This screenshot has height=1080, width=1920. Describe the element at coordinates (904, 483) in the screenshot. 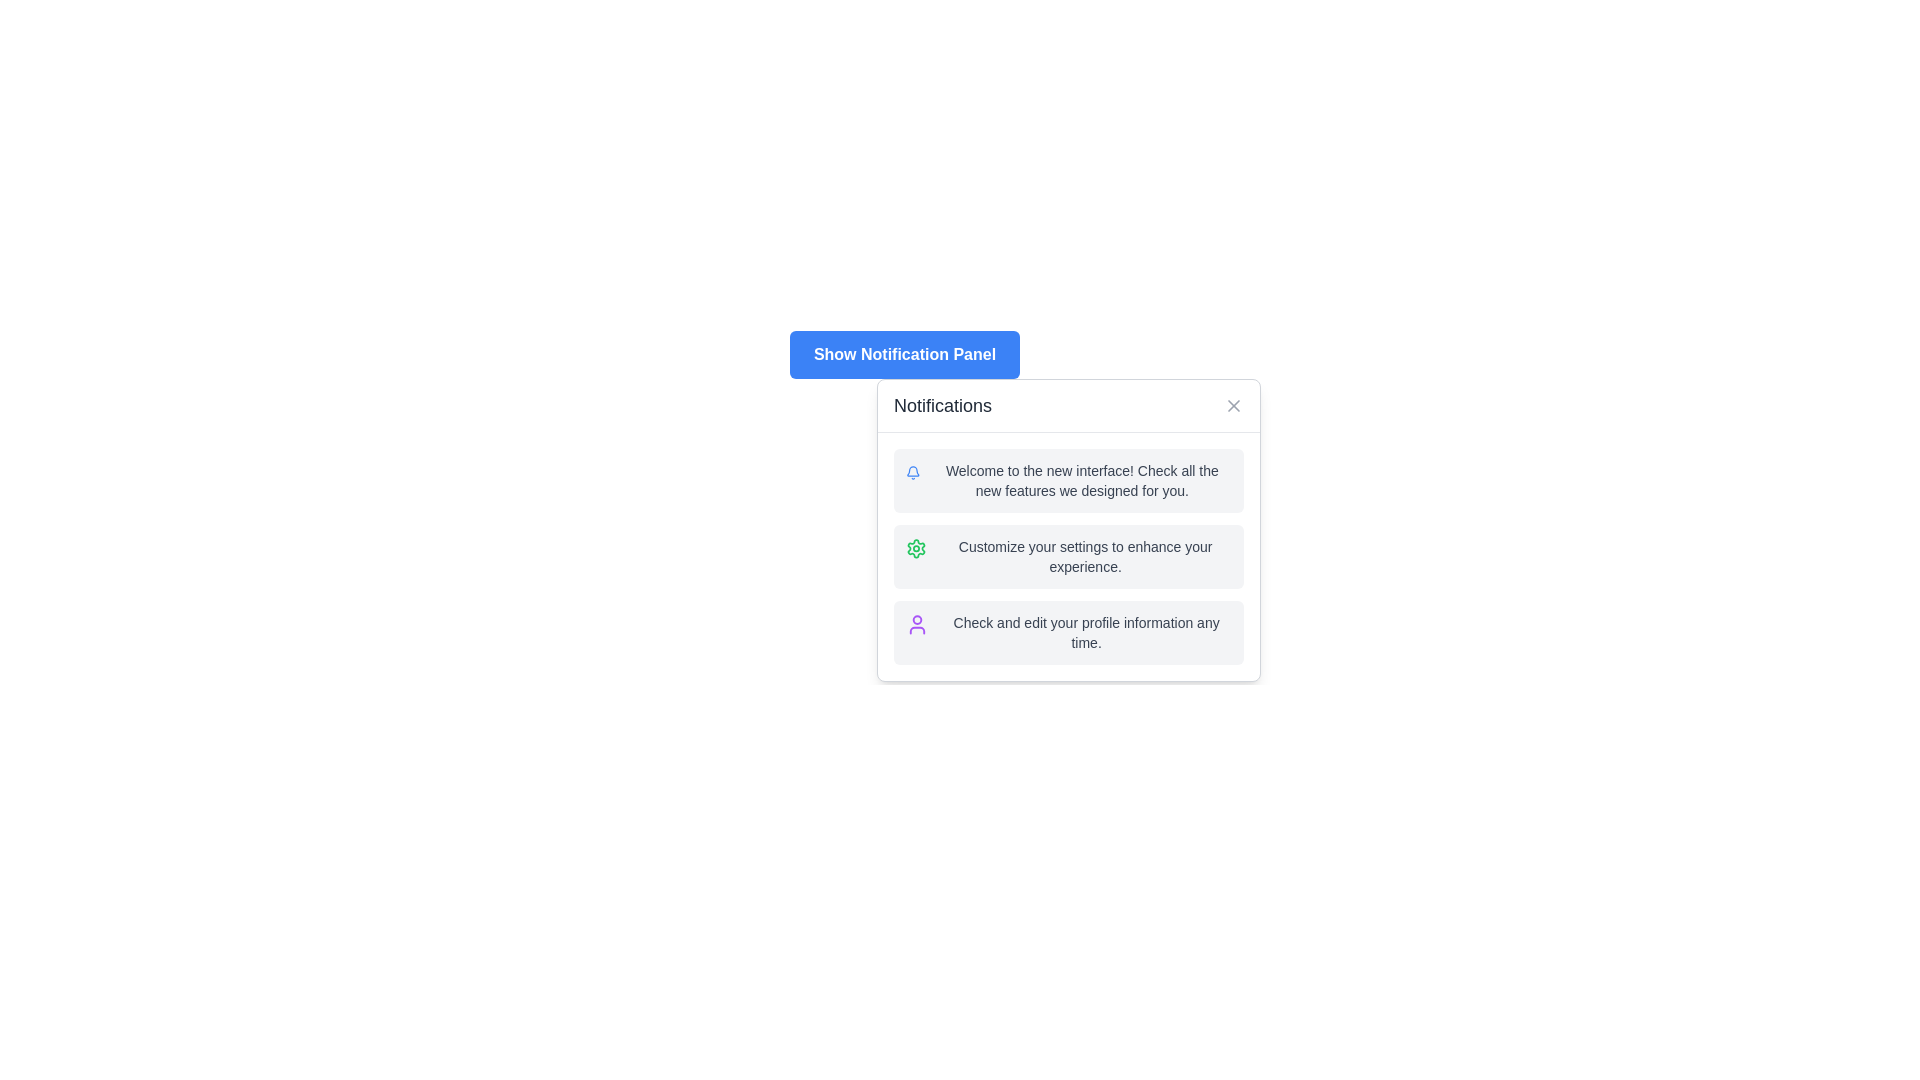

I see `the Popup Notification Panel, which displays notifications to the user and is located near the center of the interface, slightly offset to the right` at that location.